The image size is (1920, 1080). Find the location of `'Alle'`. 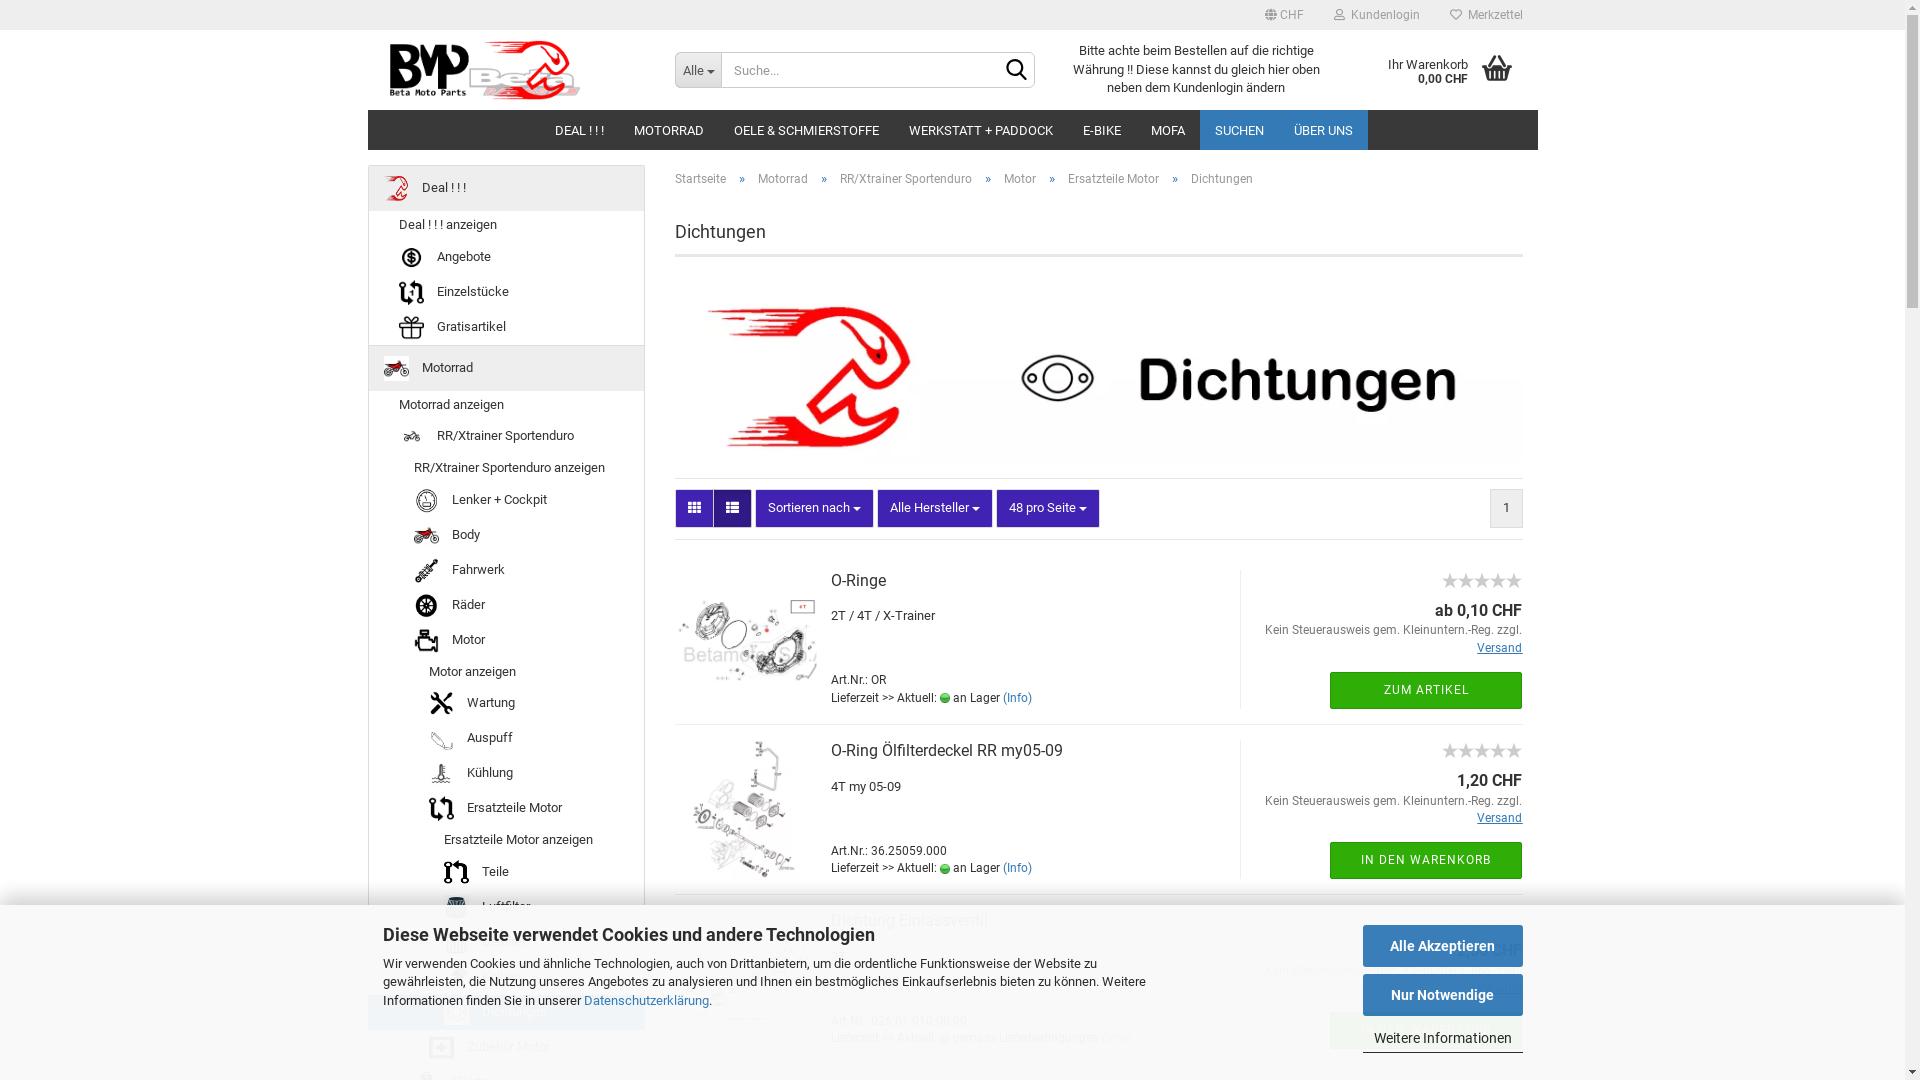

'Alle' is located at coordinates (697, 68).